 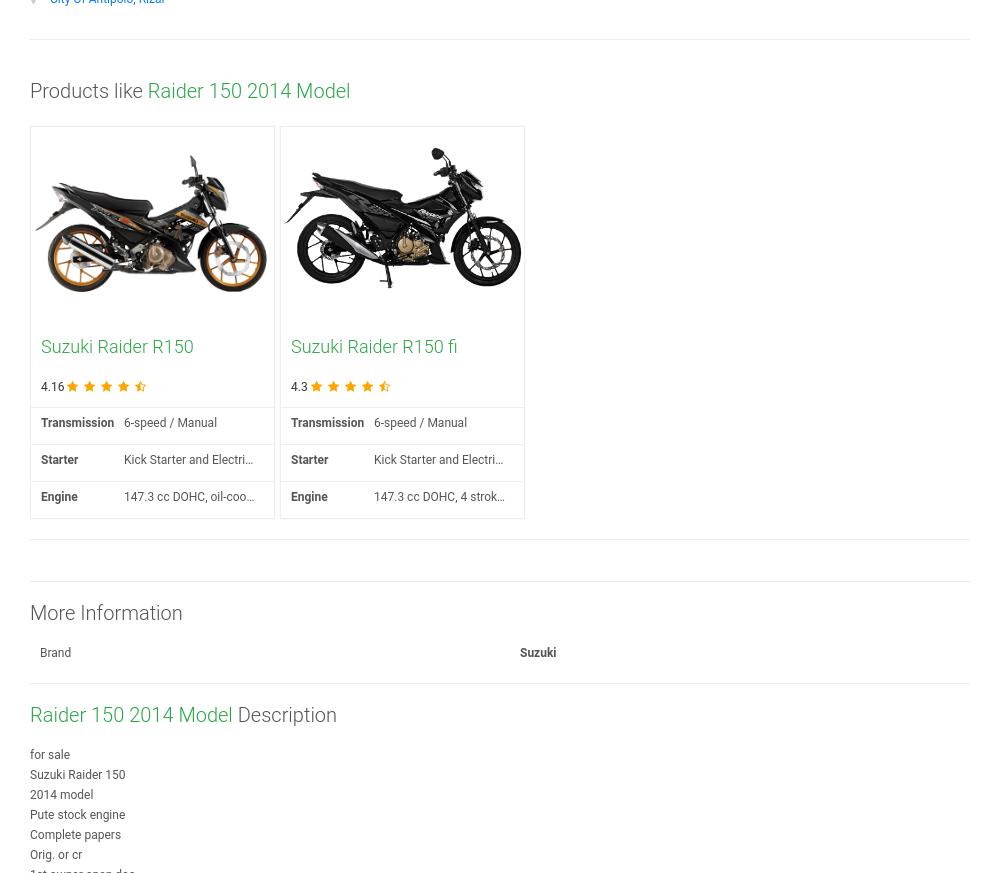 What do you see at coordinates (74, 835) in the screenshot?
I see `'Complete papers'` at bounding box center [74, 835].